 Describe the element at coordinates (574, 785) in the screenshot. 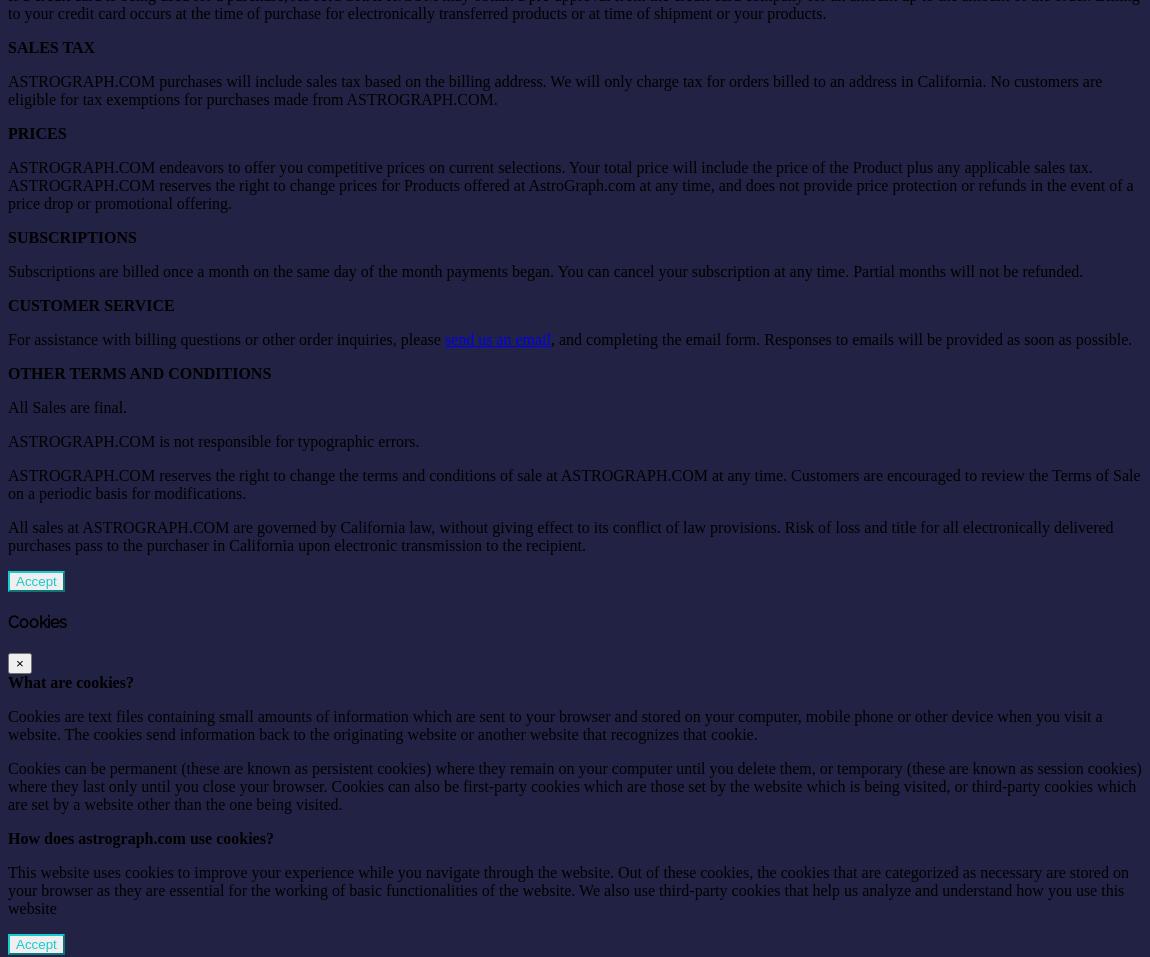

I see `'Cookies can be permanent (these are known as persistent cookies) where they remain on your computer until you delete them, or temporary (these are known as session cookies) where they last only until you close your browser. Cookies can also be first-party cookies which are those set by the website which is being visited, or third-party cookies which are set by a website other than the one being visited.'` at that location.